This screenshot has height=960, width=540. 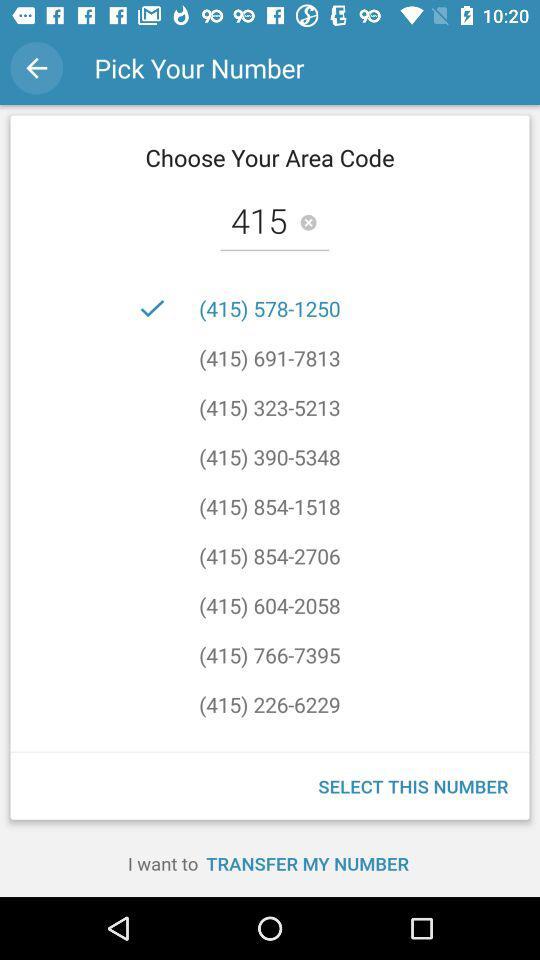 What do you see at coordinates (269, 604) in the screenshot?
I see `the item above the (415) 766-7395` at bounding box center [269, 604].